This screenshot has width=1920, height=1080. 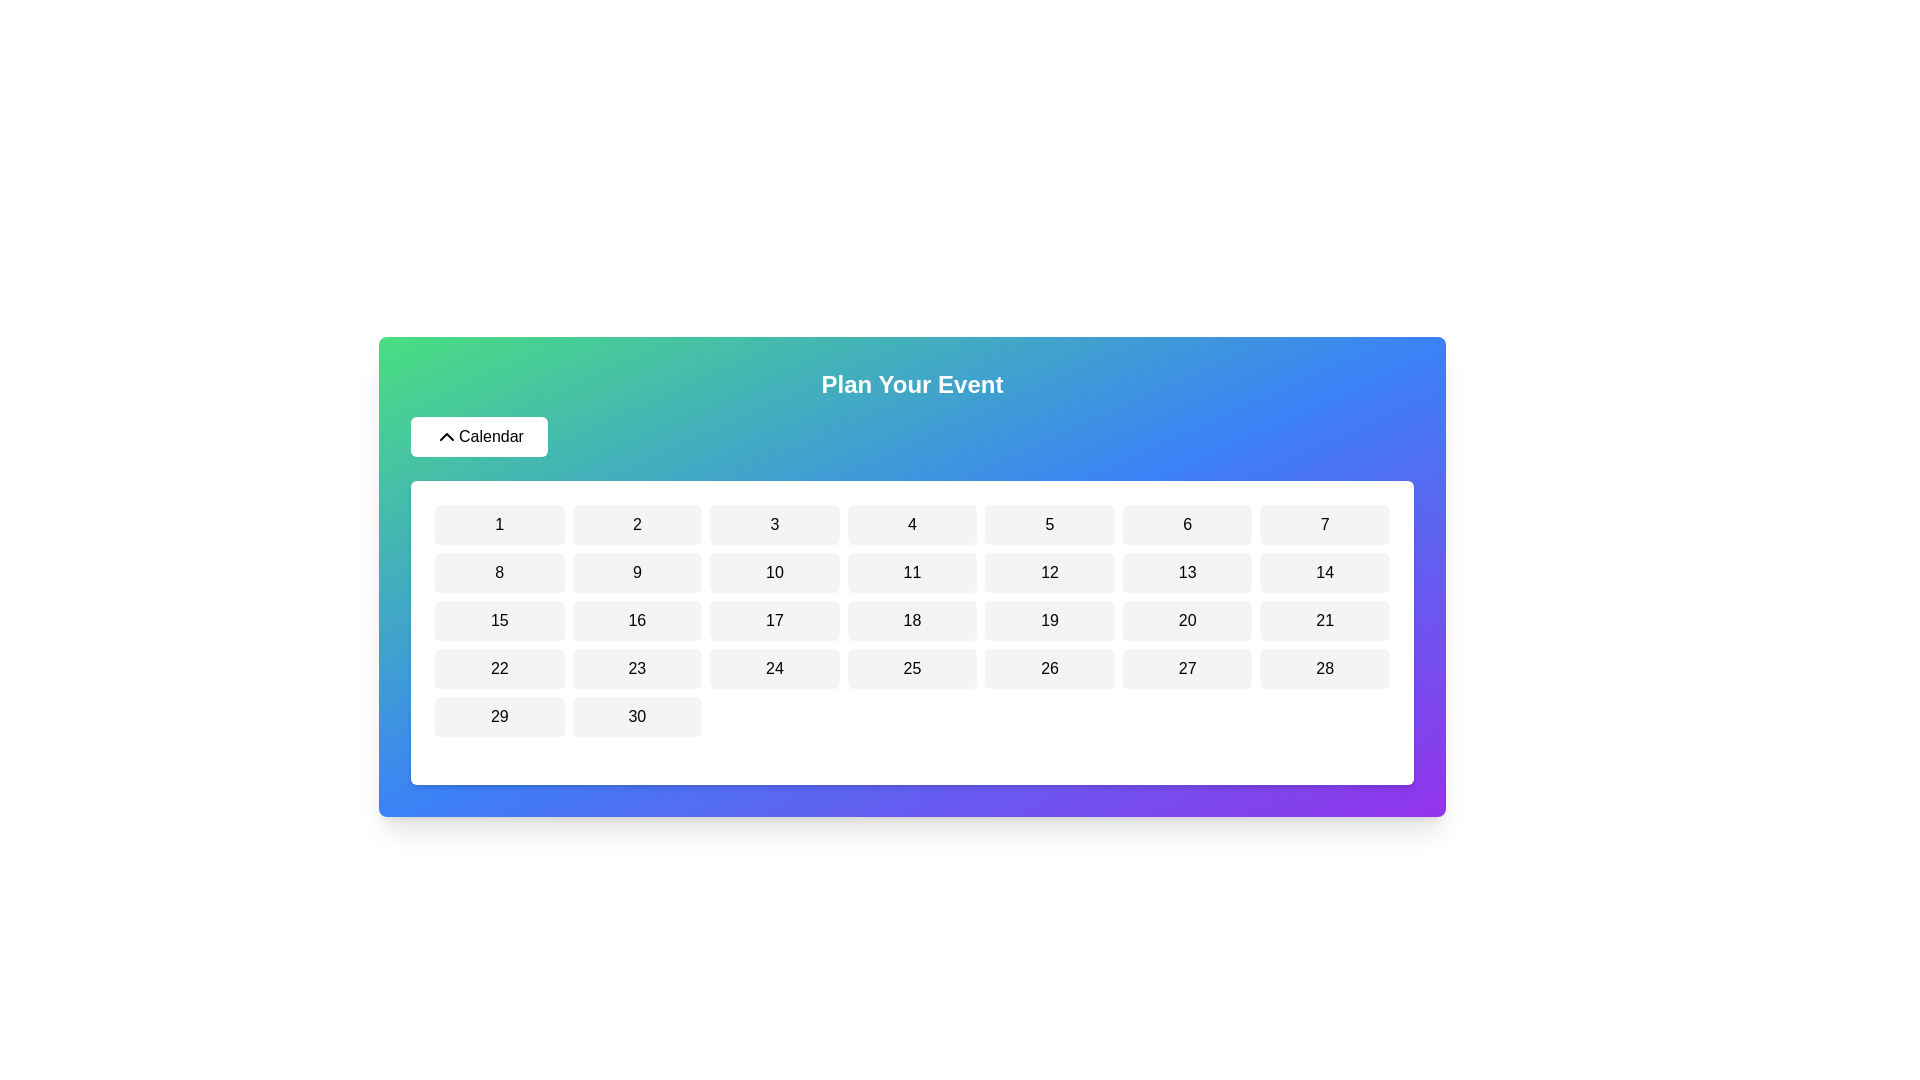 I want to click on the calendar date selection button located in the third row and second column of the grid, adjacent to '15' on the left and '17' on the right, so click(x=636, y=620).